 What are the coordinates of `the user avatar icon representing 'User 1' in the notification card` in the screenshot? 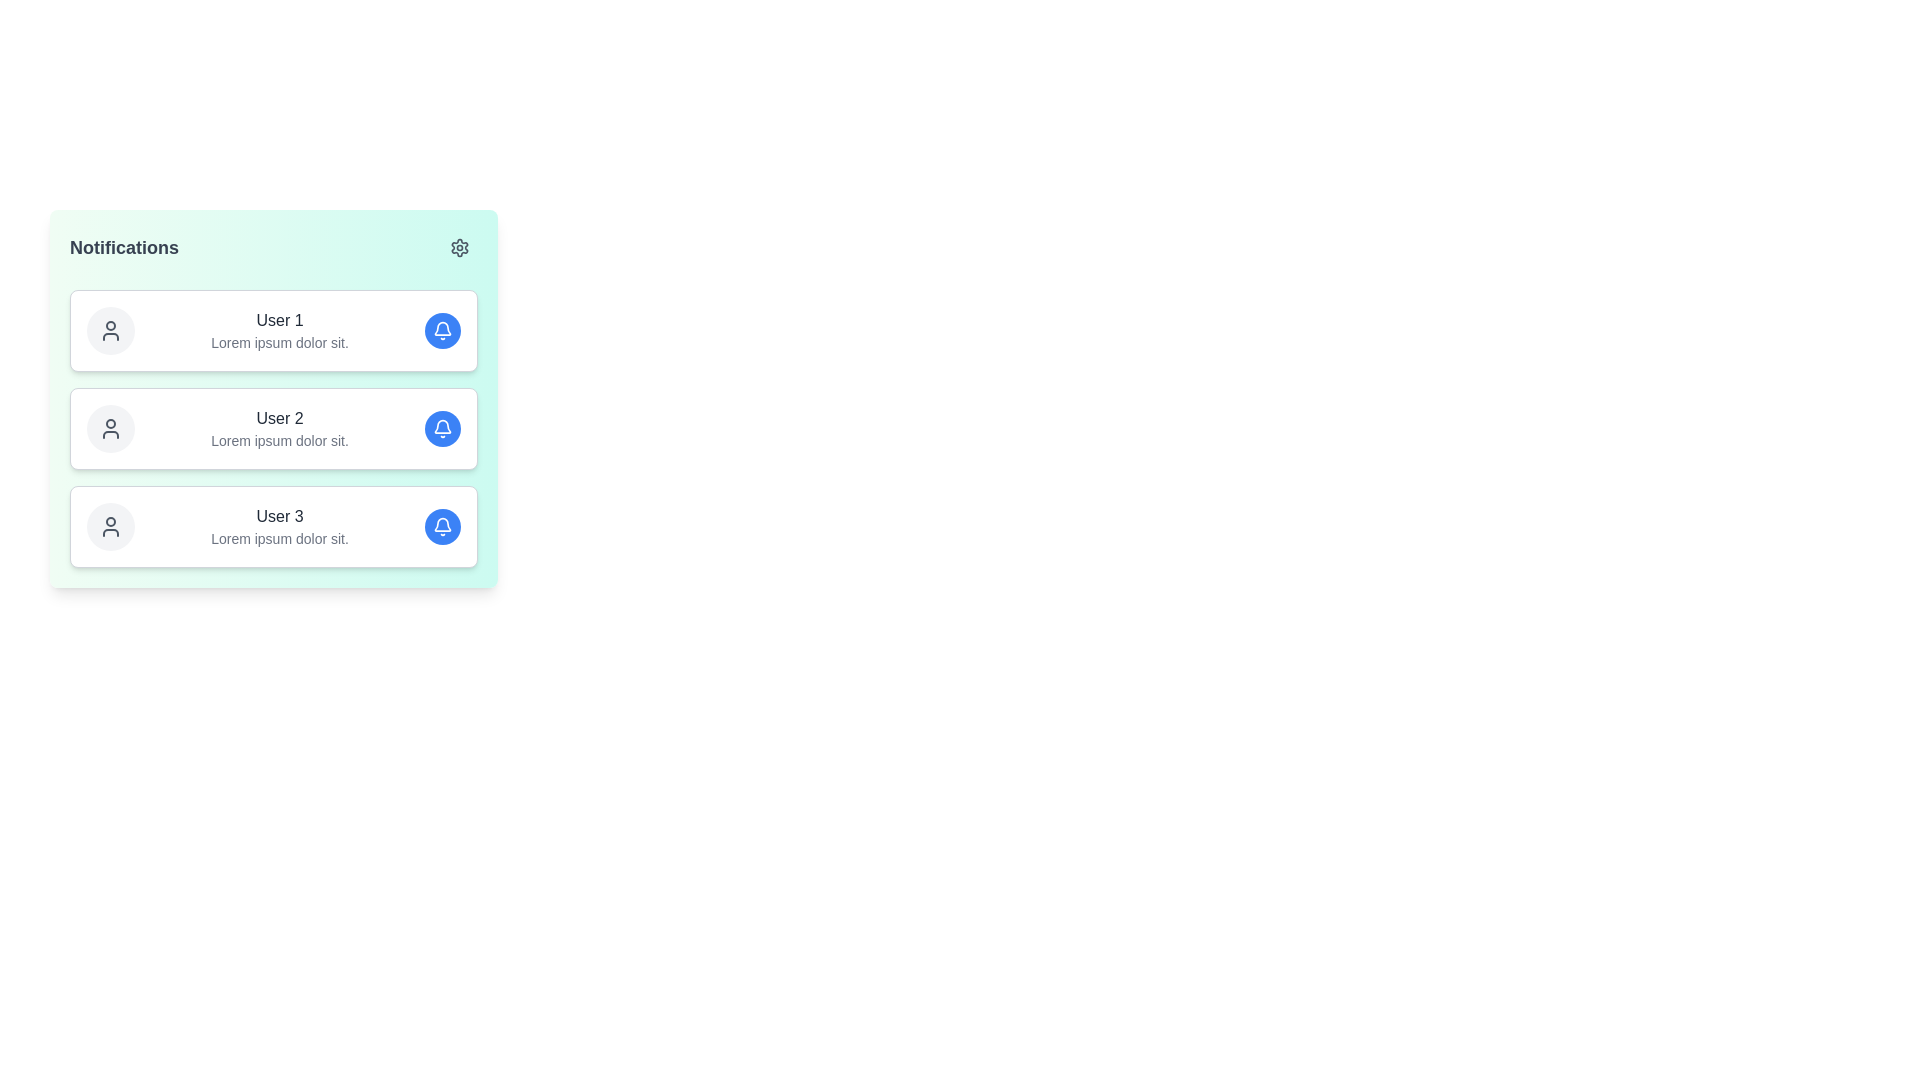 It's located at (109, 330).